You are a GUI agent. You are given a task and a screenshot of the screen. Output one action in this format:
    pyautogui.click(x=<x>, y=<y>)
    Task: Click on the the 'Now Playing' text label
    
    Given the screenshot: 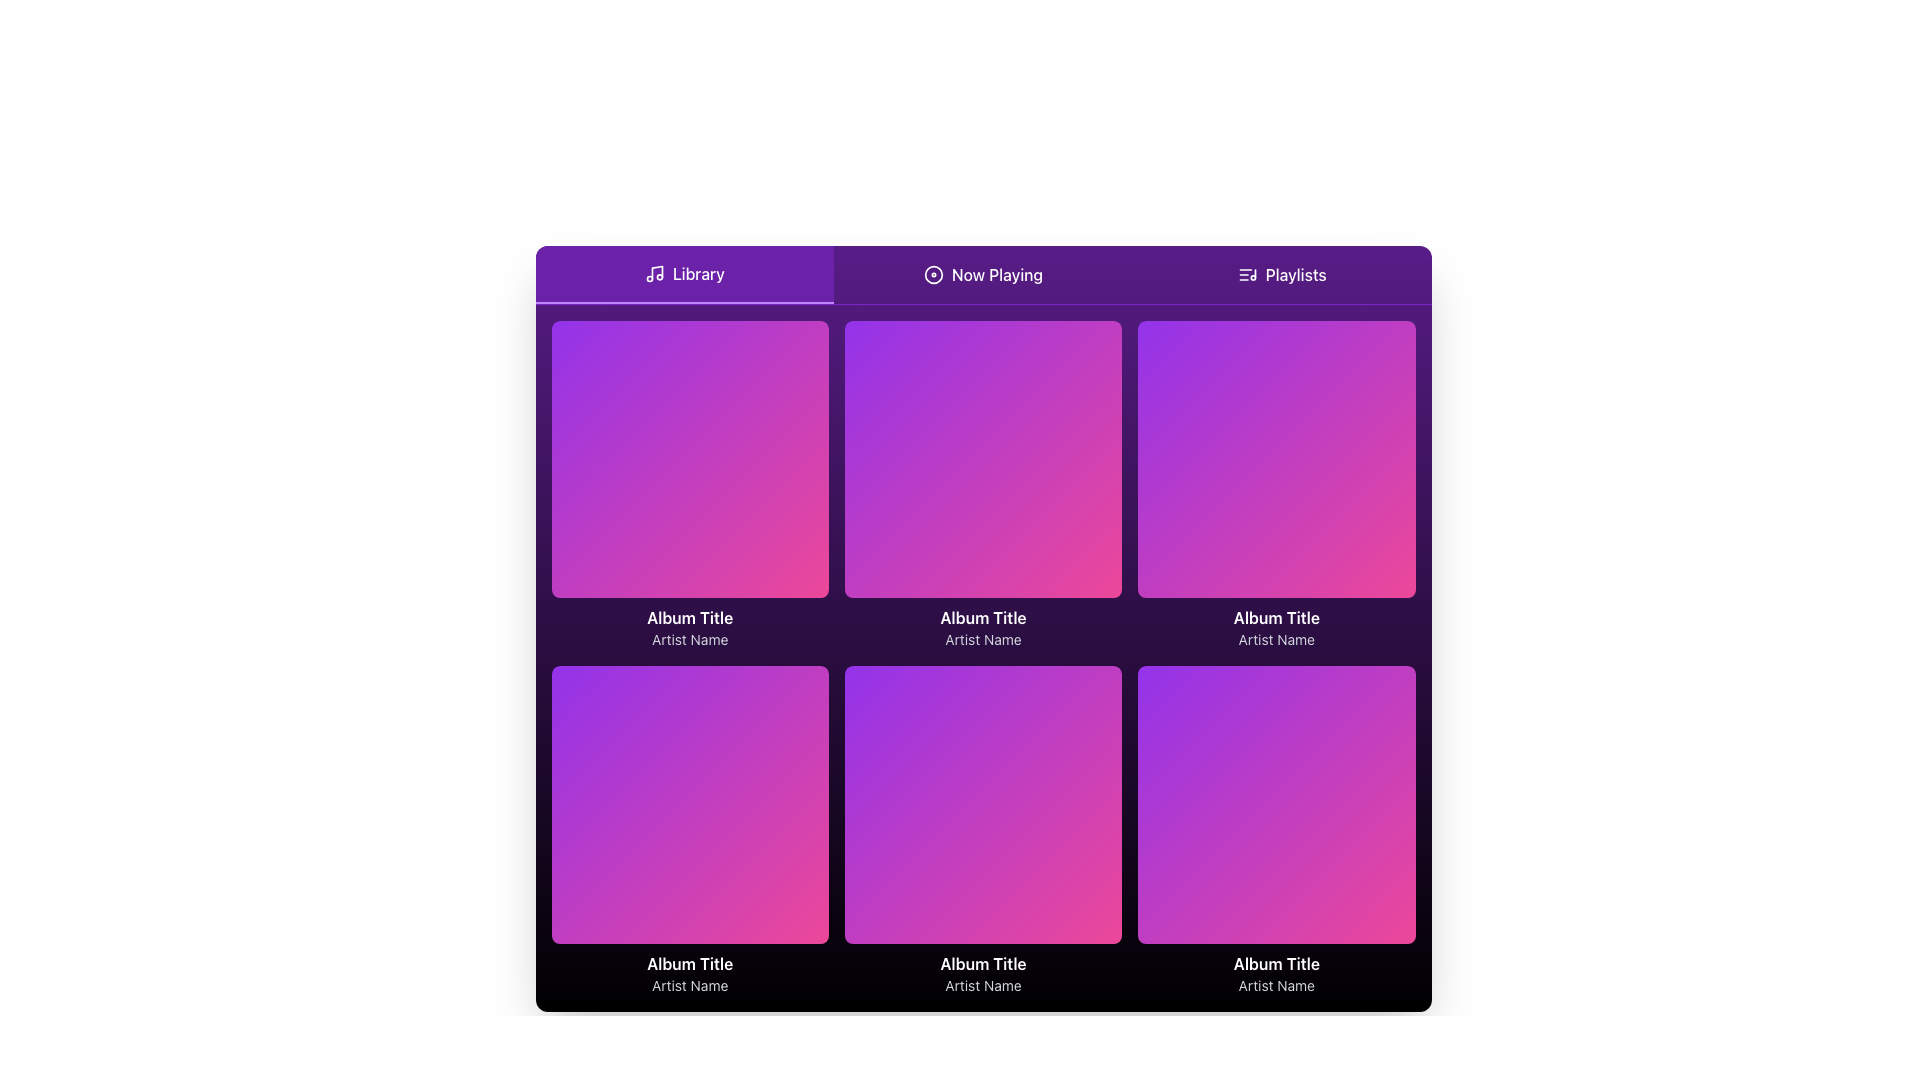 What is the action you would take?
    pyautogui.click(x=997, y=274)
    